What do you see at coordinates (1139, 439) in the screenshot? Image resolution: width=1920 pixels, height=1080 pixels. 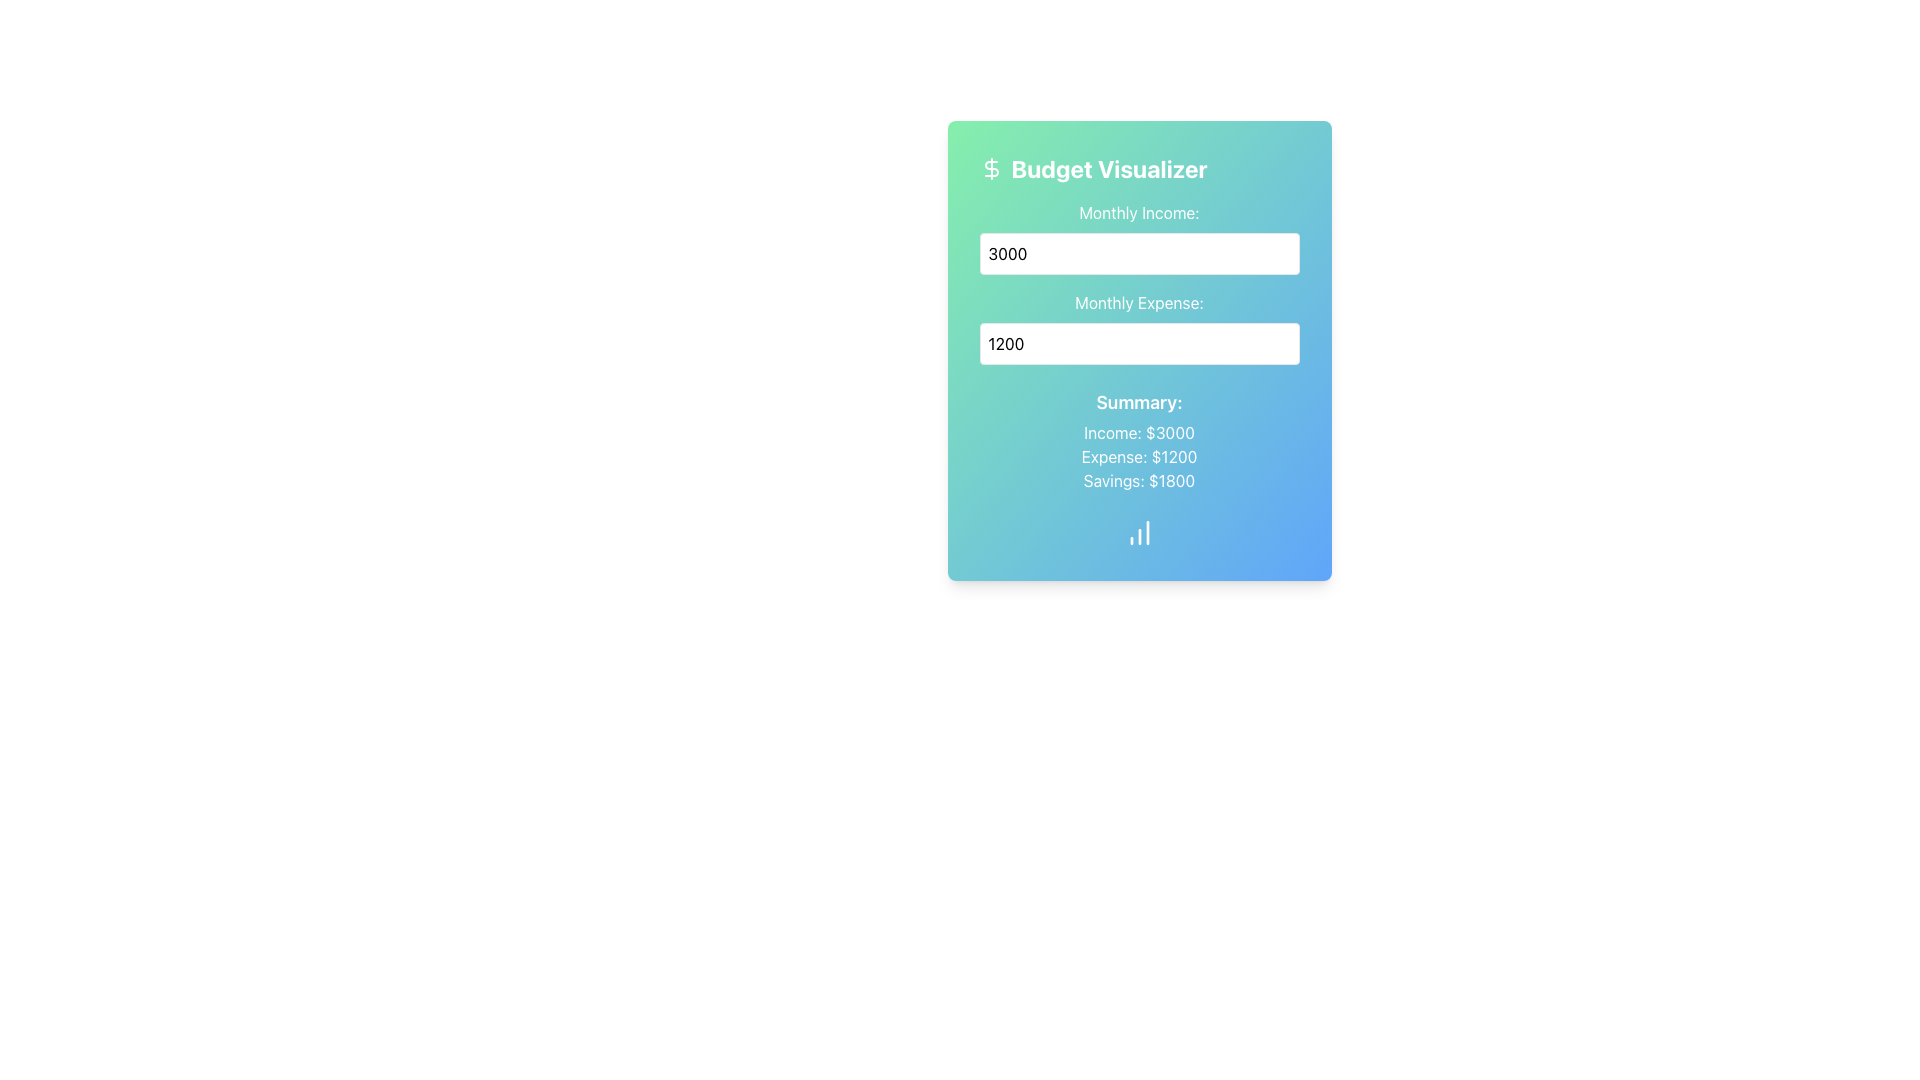 I see `the Text block that provides a breakdown of financial data located beneath the 'Monthly Expense:' section in the 'Budget Visualizer' card` at bounding box center [1139, 439].